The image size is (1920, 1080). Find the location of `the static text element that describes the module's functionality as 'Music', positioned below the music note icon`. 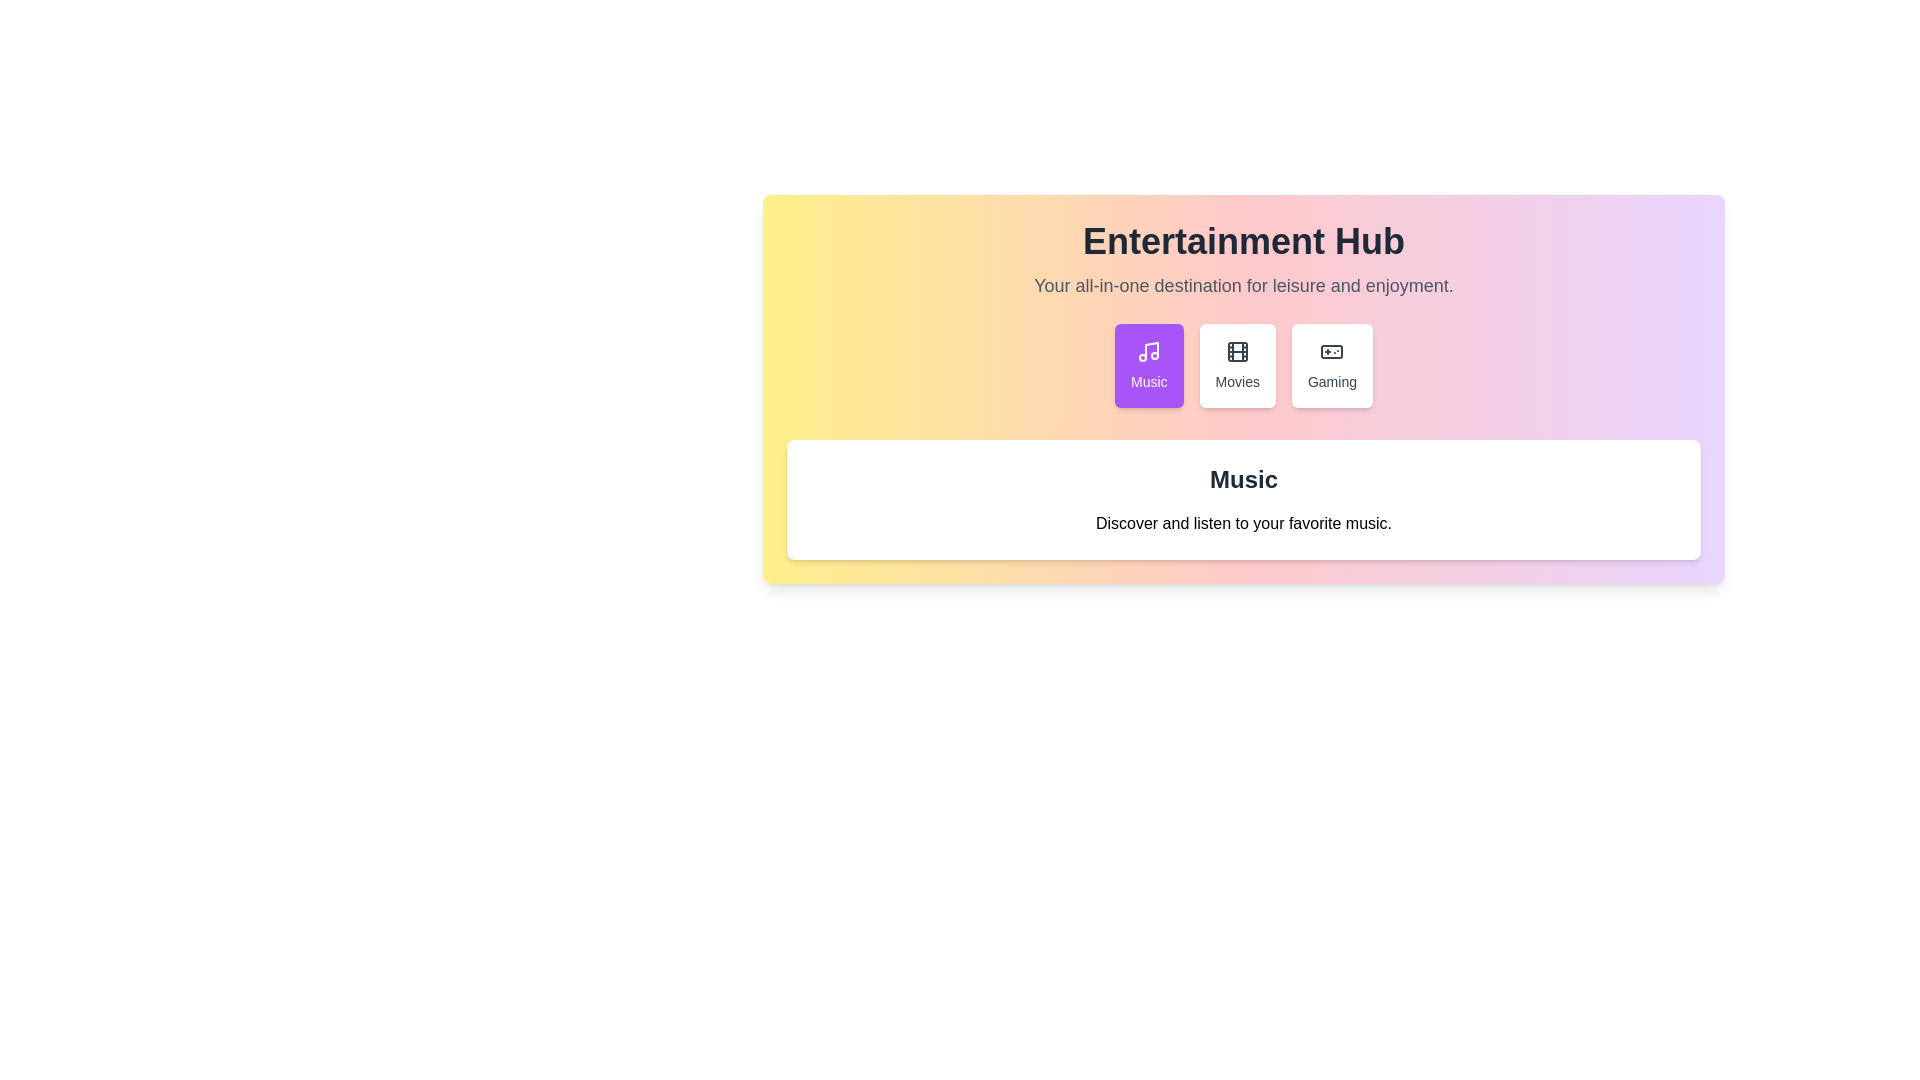

the static text element that describes the module's functionality as 'Music', positioned below the music note icon is located at coordinates (1149, 381).